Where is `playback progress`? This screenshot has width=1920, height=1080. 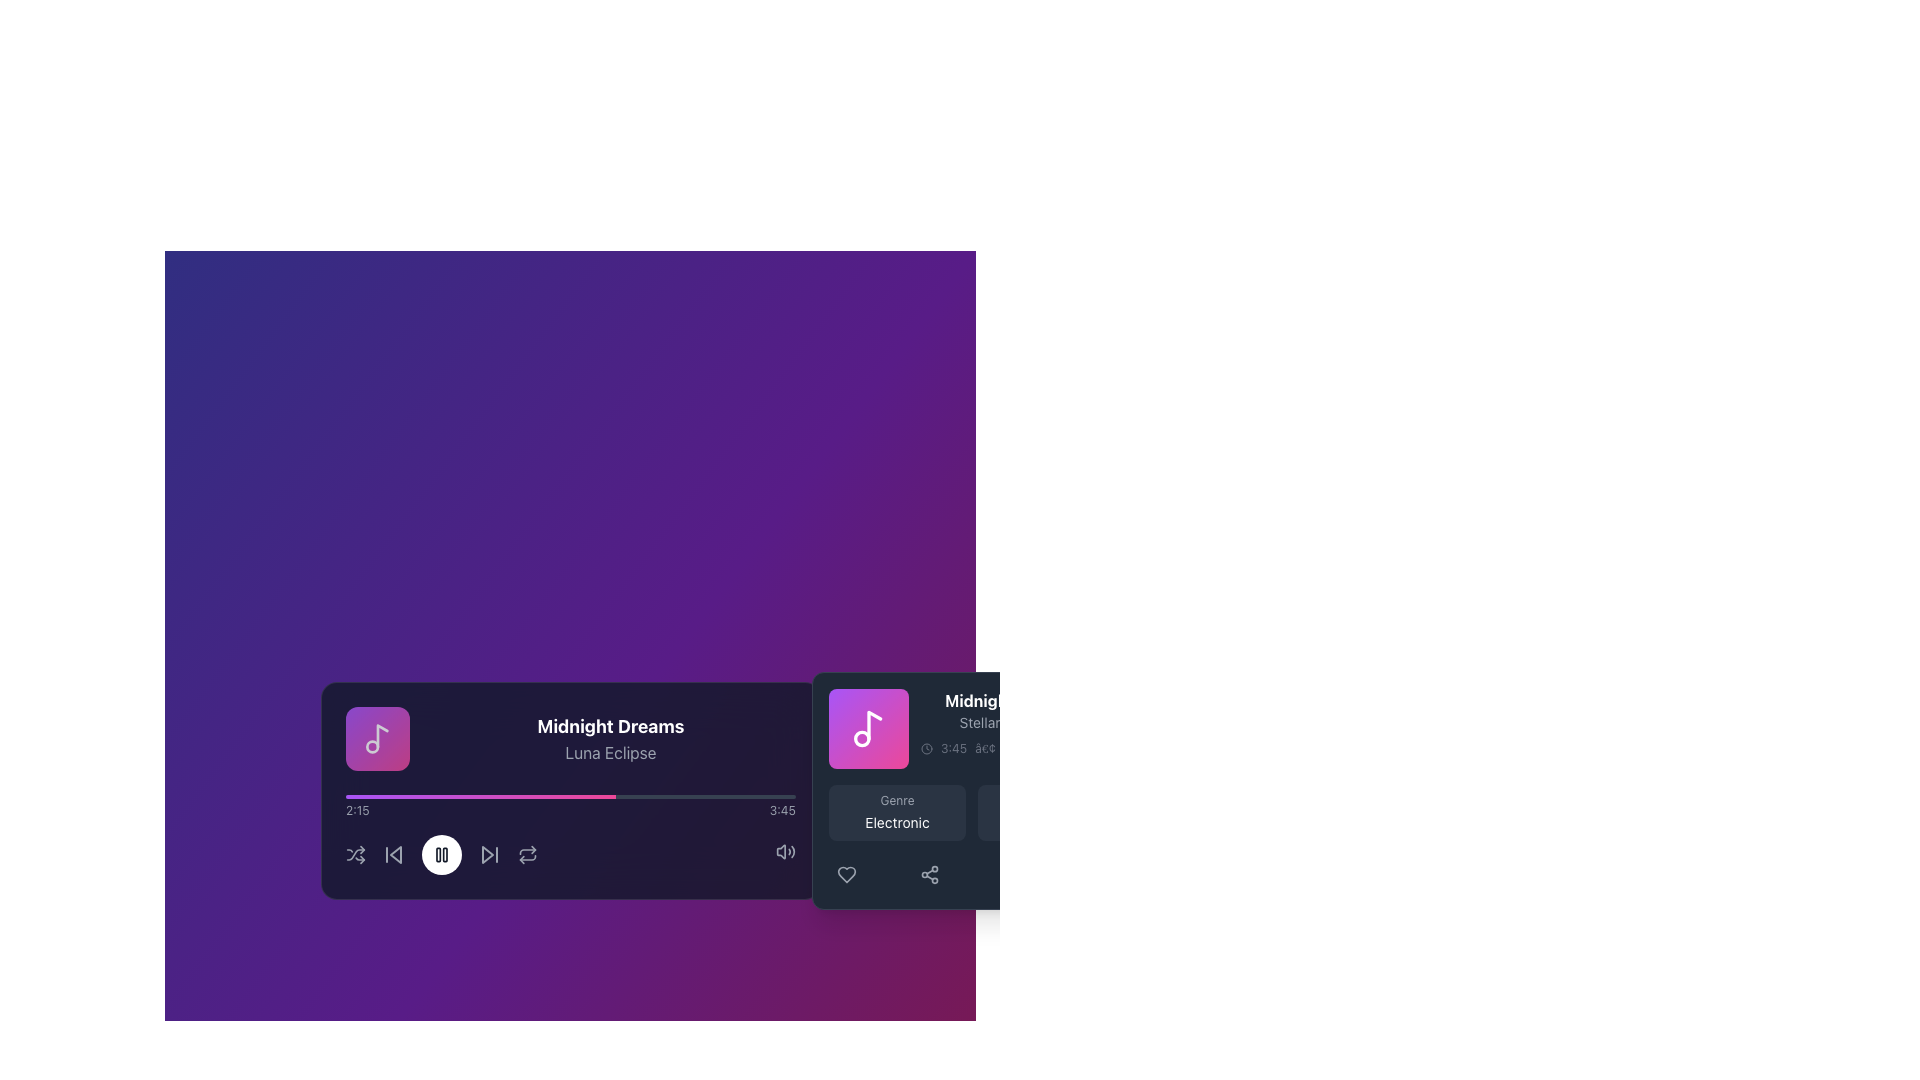 playback progress is located at coordinates (556, 796).